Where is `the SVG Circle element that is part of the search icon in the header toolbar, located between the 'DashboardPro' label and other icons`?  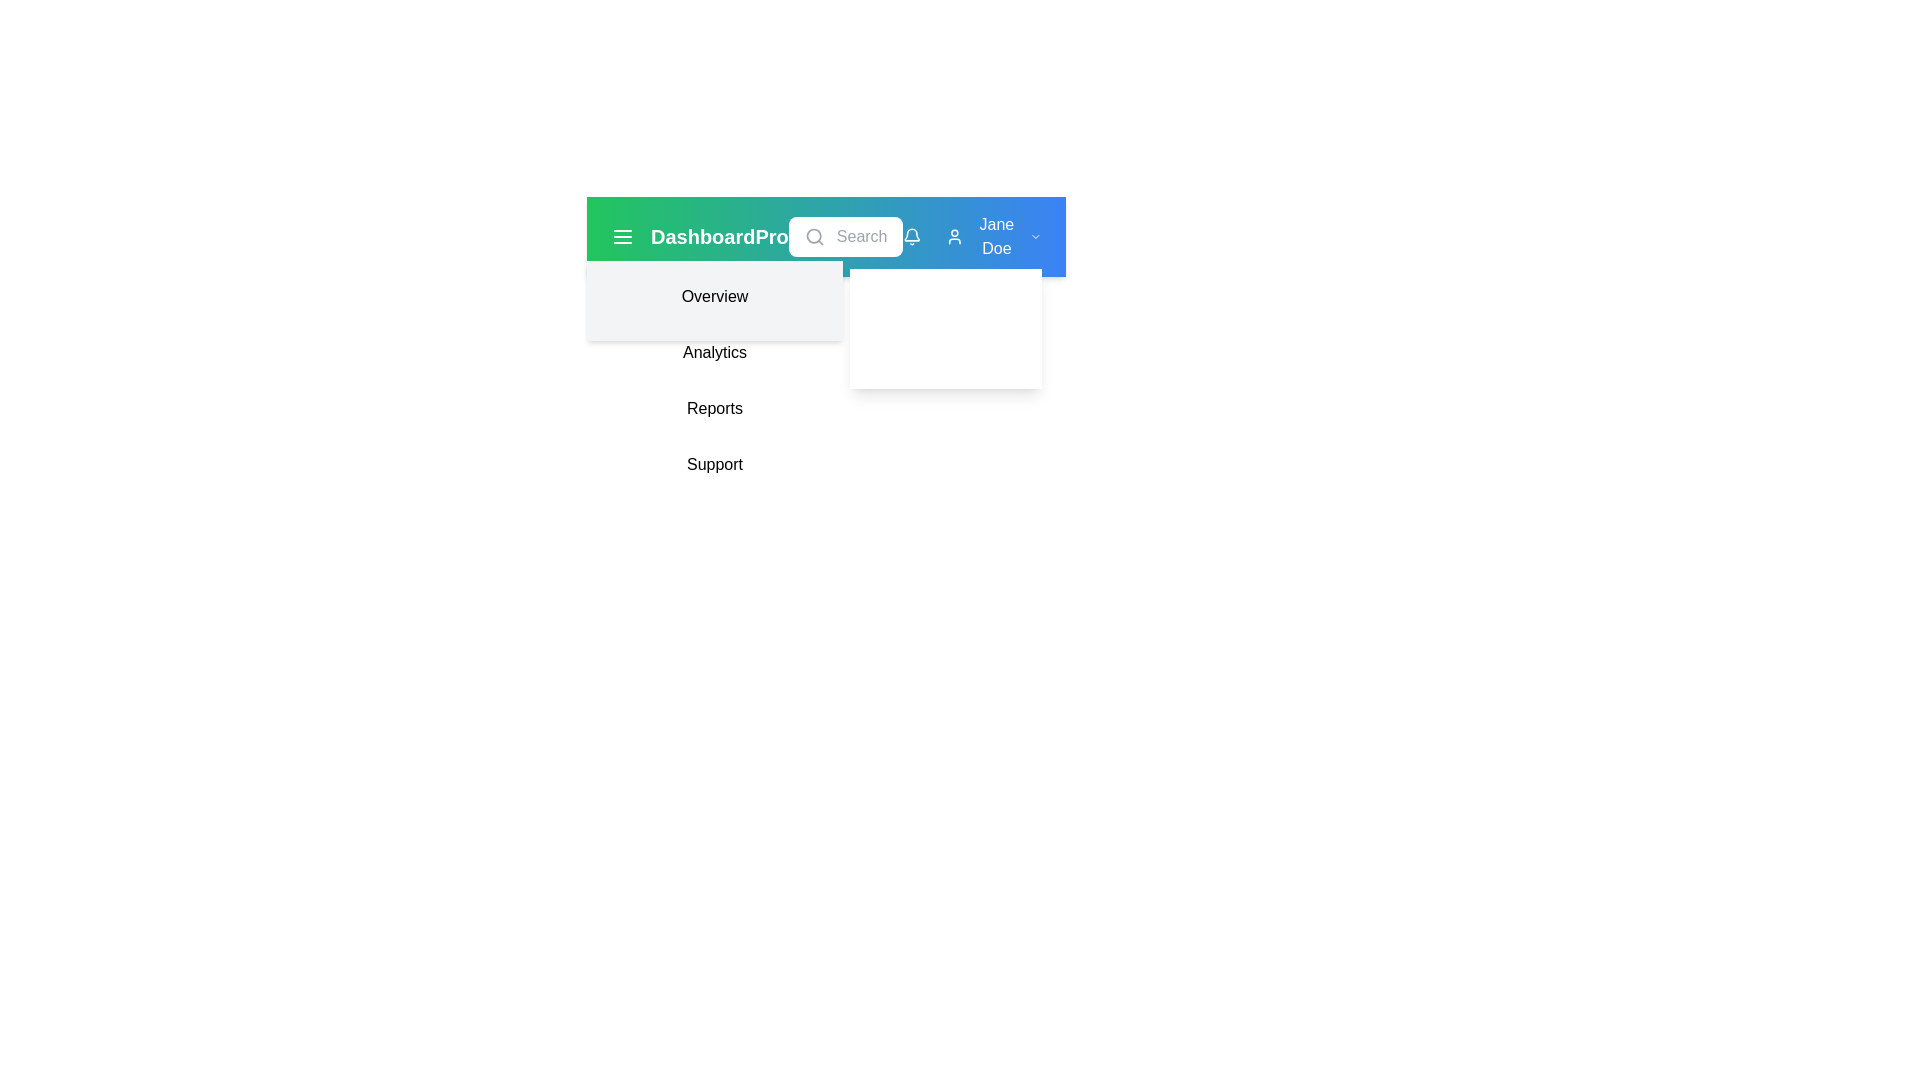
the SVG Circle element that is part of the search icon in the header toolbar, located between the 'DashboardPro' label and other icons is located at coordinates (813, 235).